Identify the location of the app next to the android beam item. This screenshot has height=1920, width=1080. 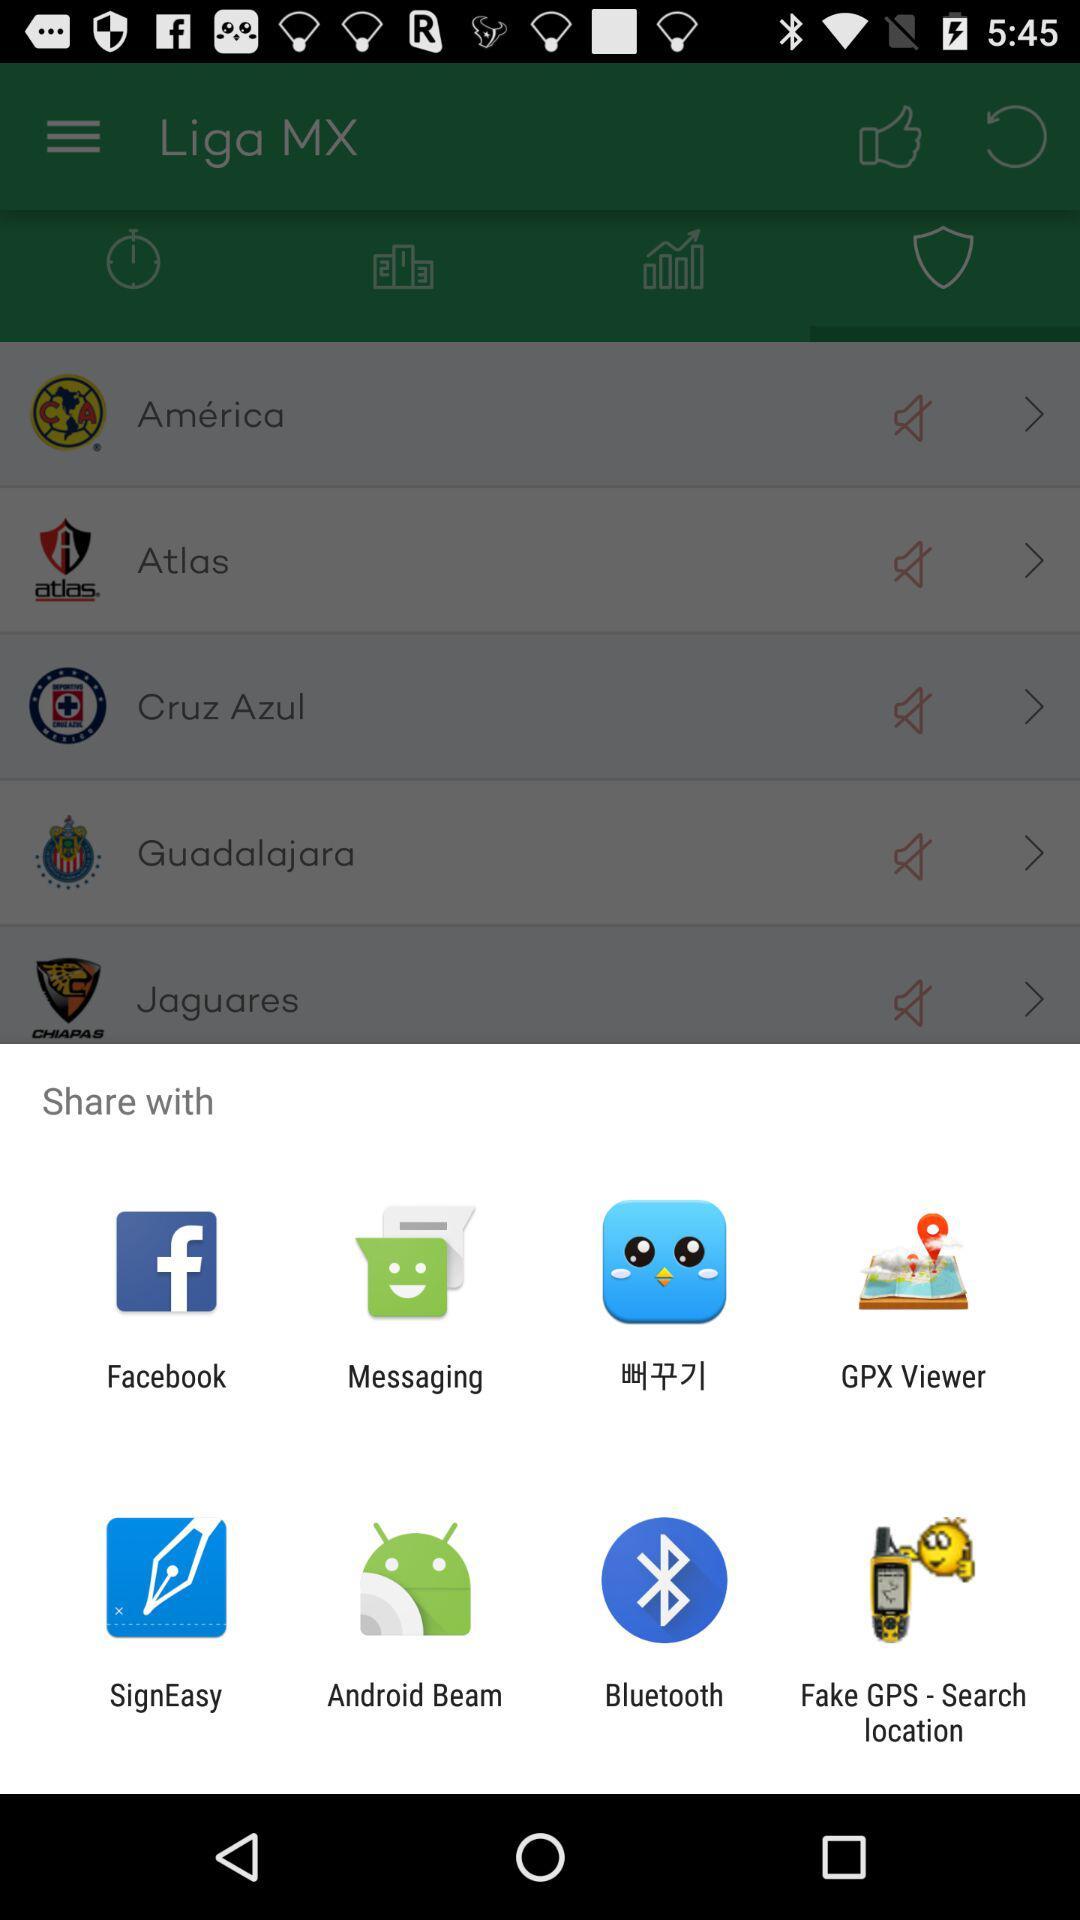
(165, 1711).